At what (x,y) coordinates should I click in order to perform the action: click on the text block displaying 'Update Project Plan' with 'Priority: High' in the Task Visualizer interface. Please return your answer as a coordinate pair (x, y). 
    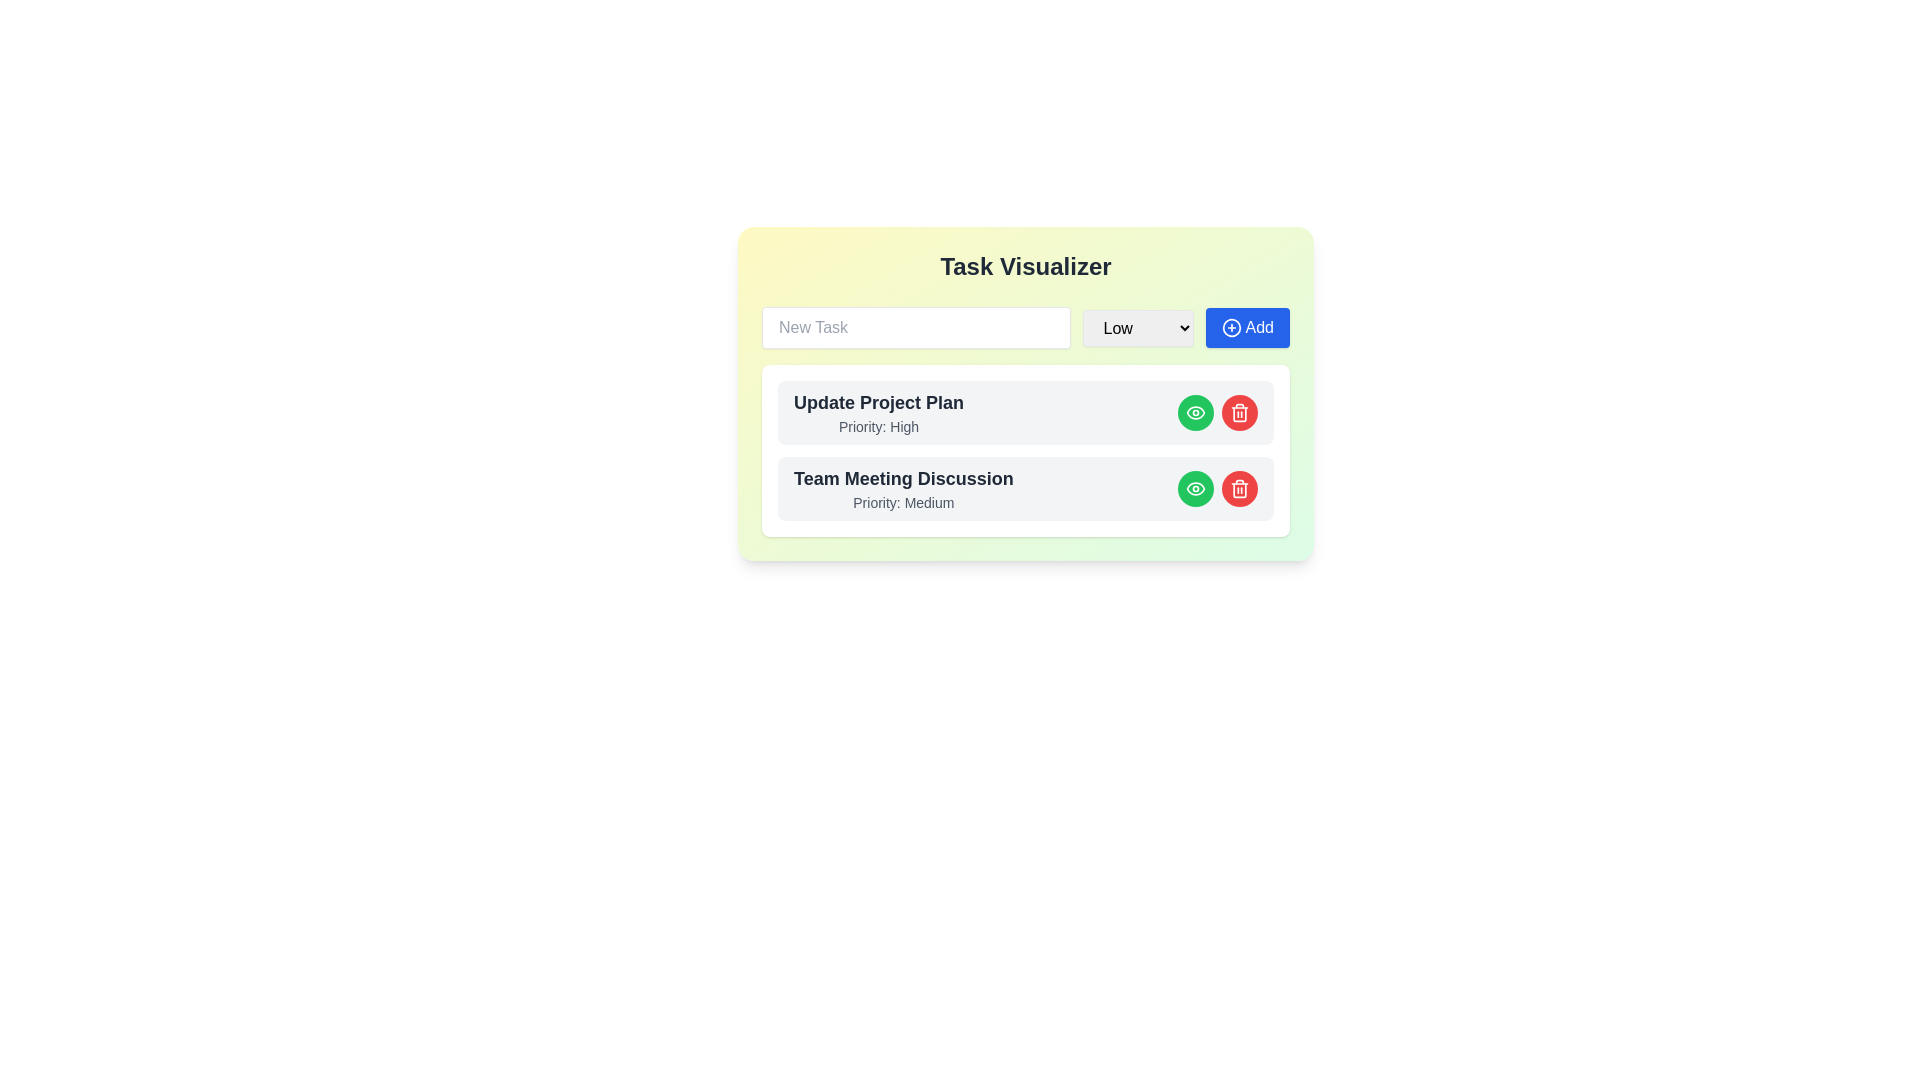
    Looking at the image, I should click on (878, 411).